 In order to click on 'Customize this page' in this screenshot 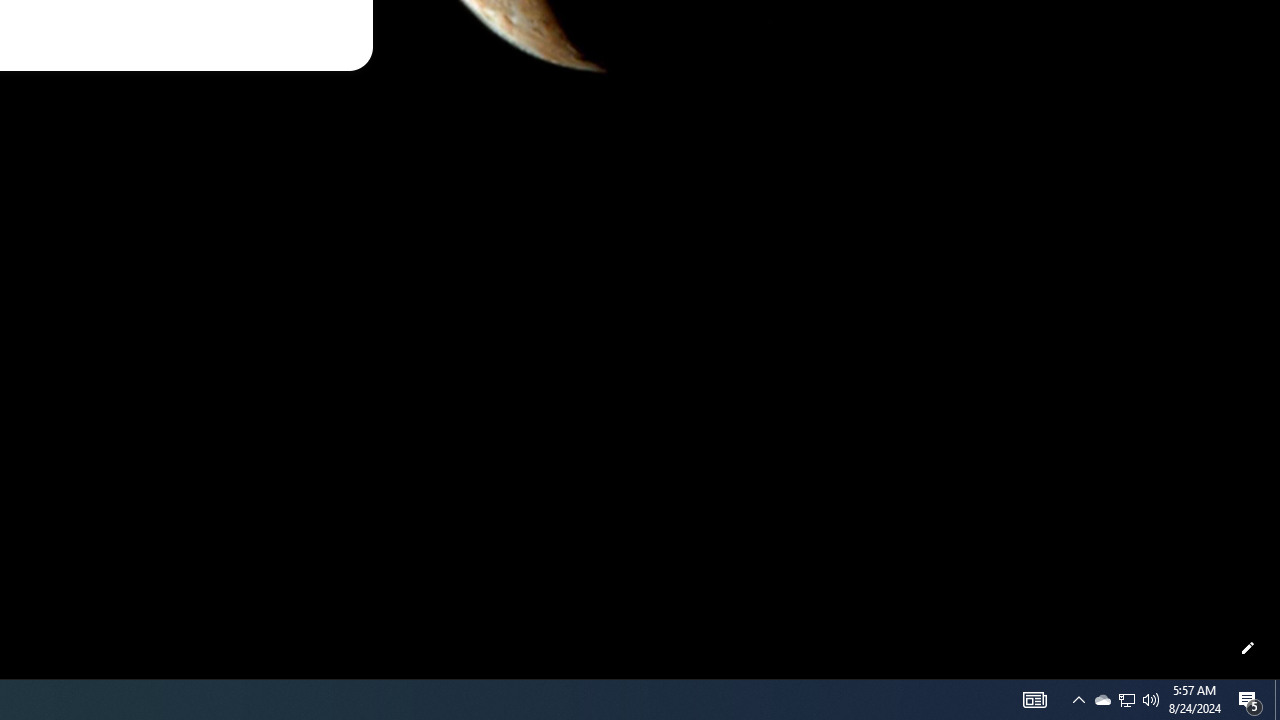, I will do `click(1247, 648)`.